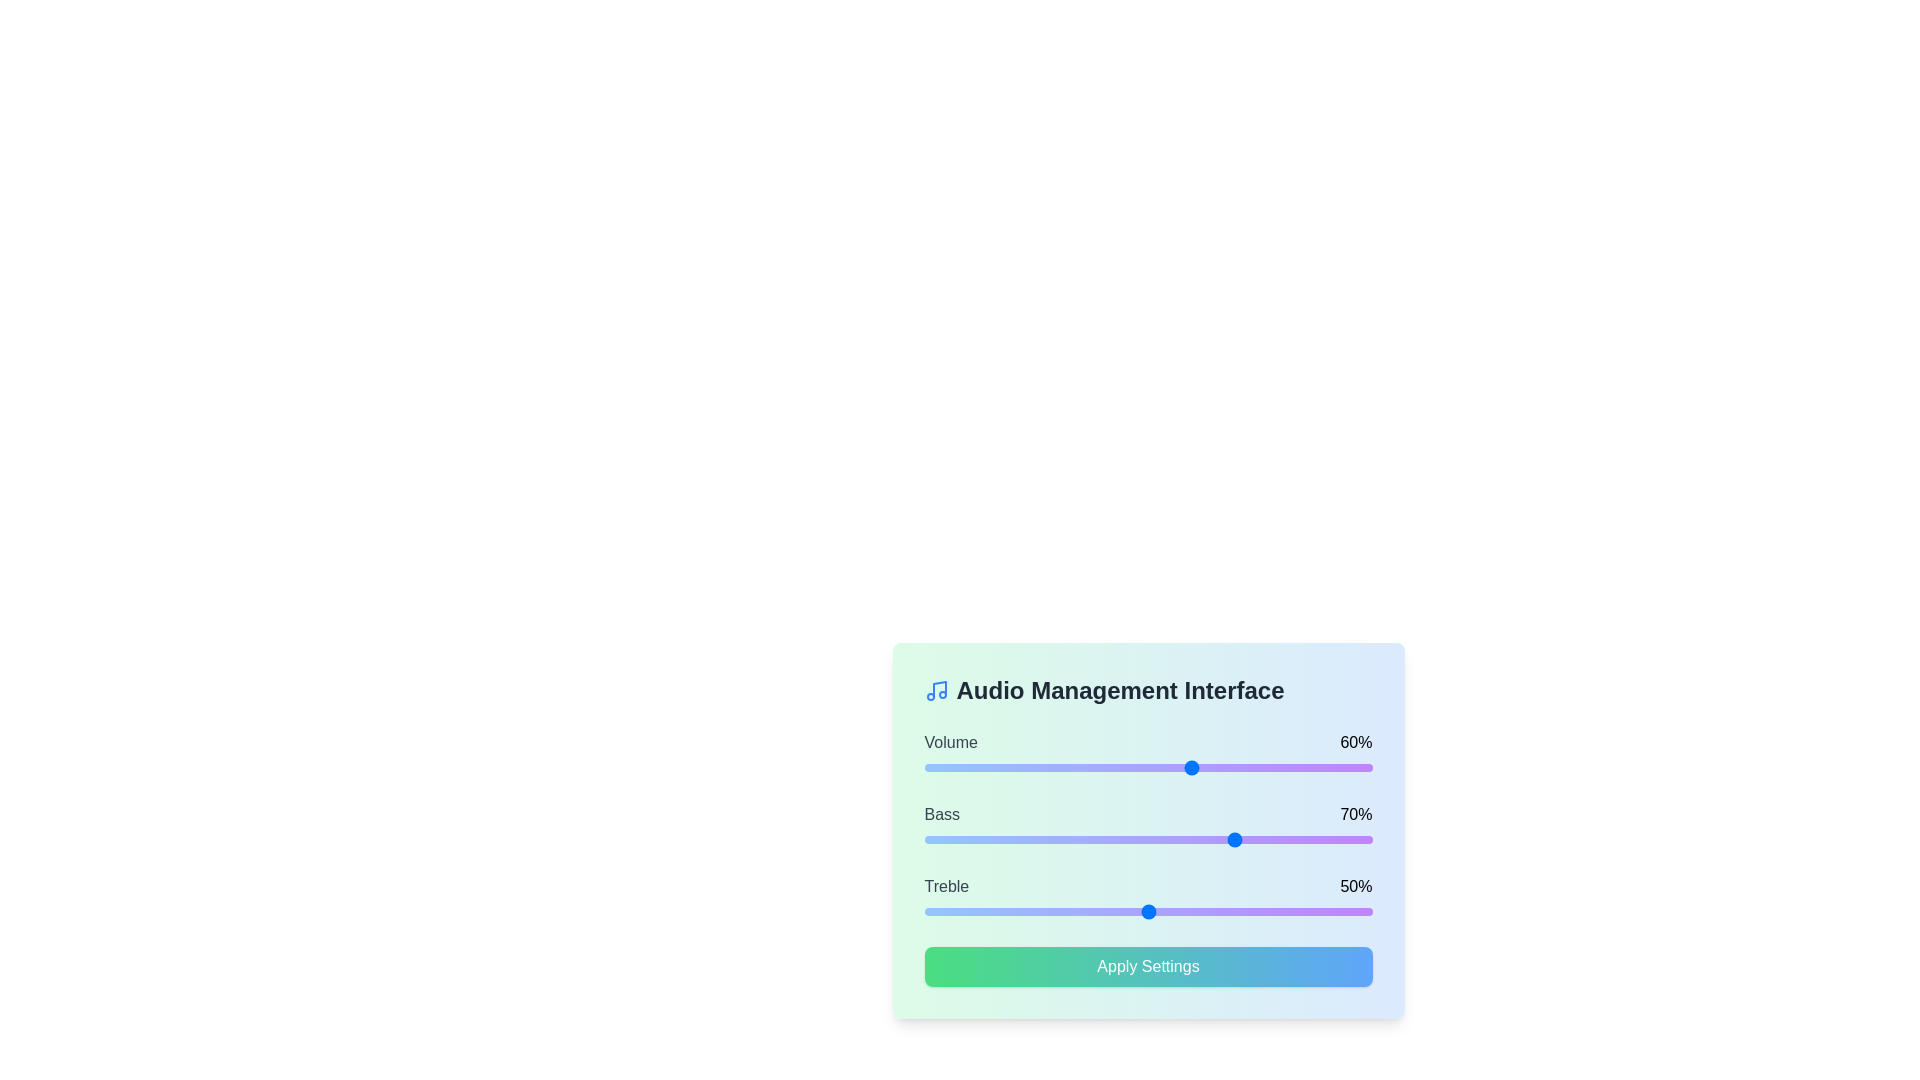 The width and height of the screenshot is (1920, 1080). Describe the element at coordinates (1148, 826) in the screenshot. I see `the 'Bass' slider control` at that location.